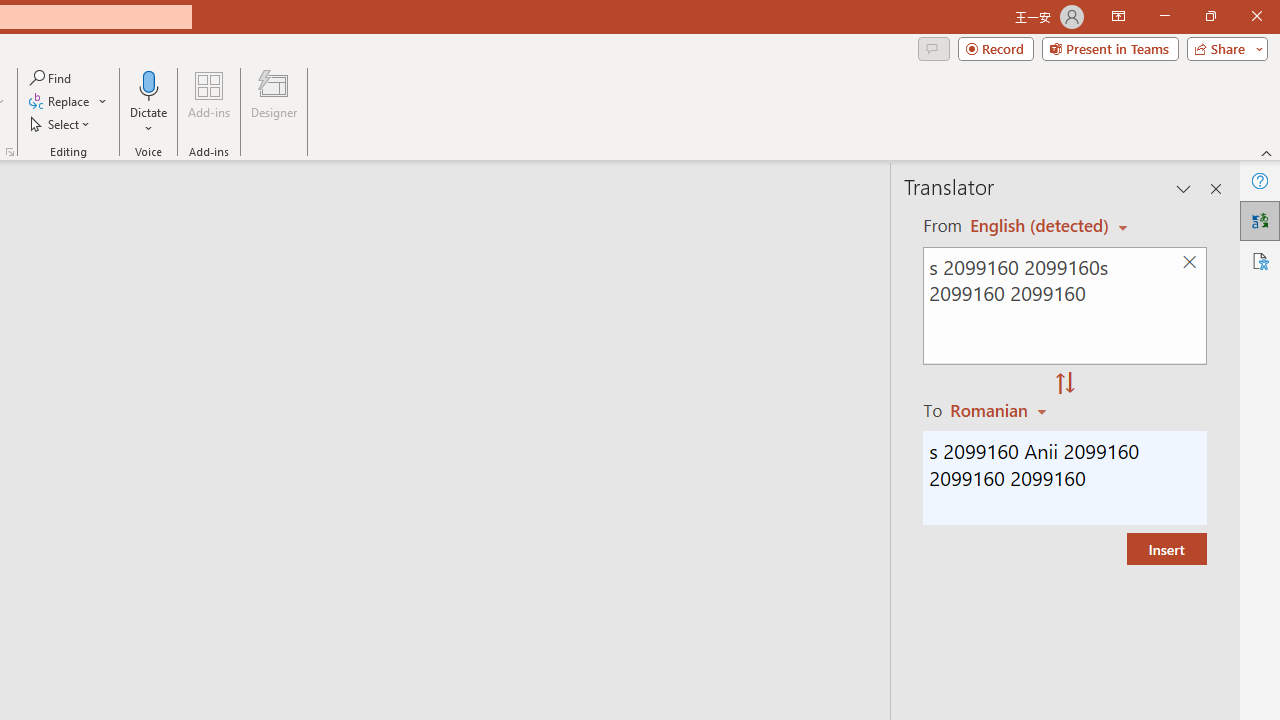 Image resolution: width=1280 pixels, height=720 pixels. What do you see at coordinates (51, 77) in the screenshot?
I see `'Find...'` at bounding box center [51, 77].